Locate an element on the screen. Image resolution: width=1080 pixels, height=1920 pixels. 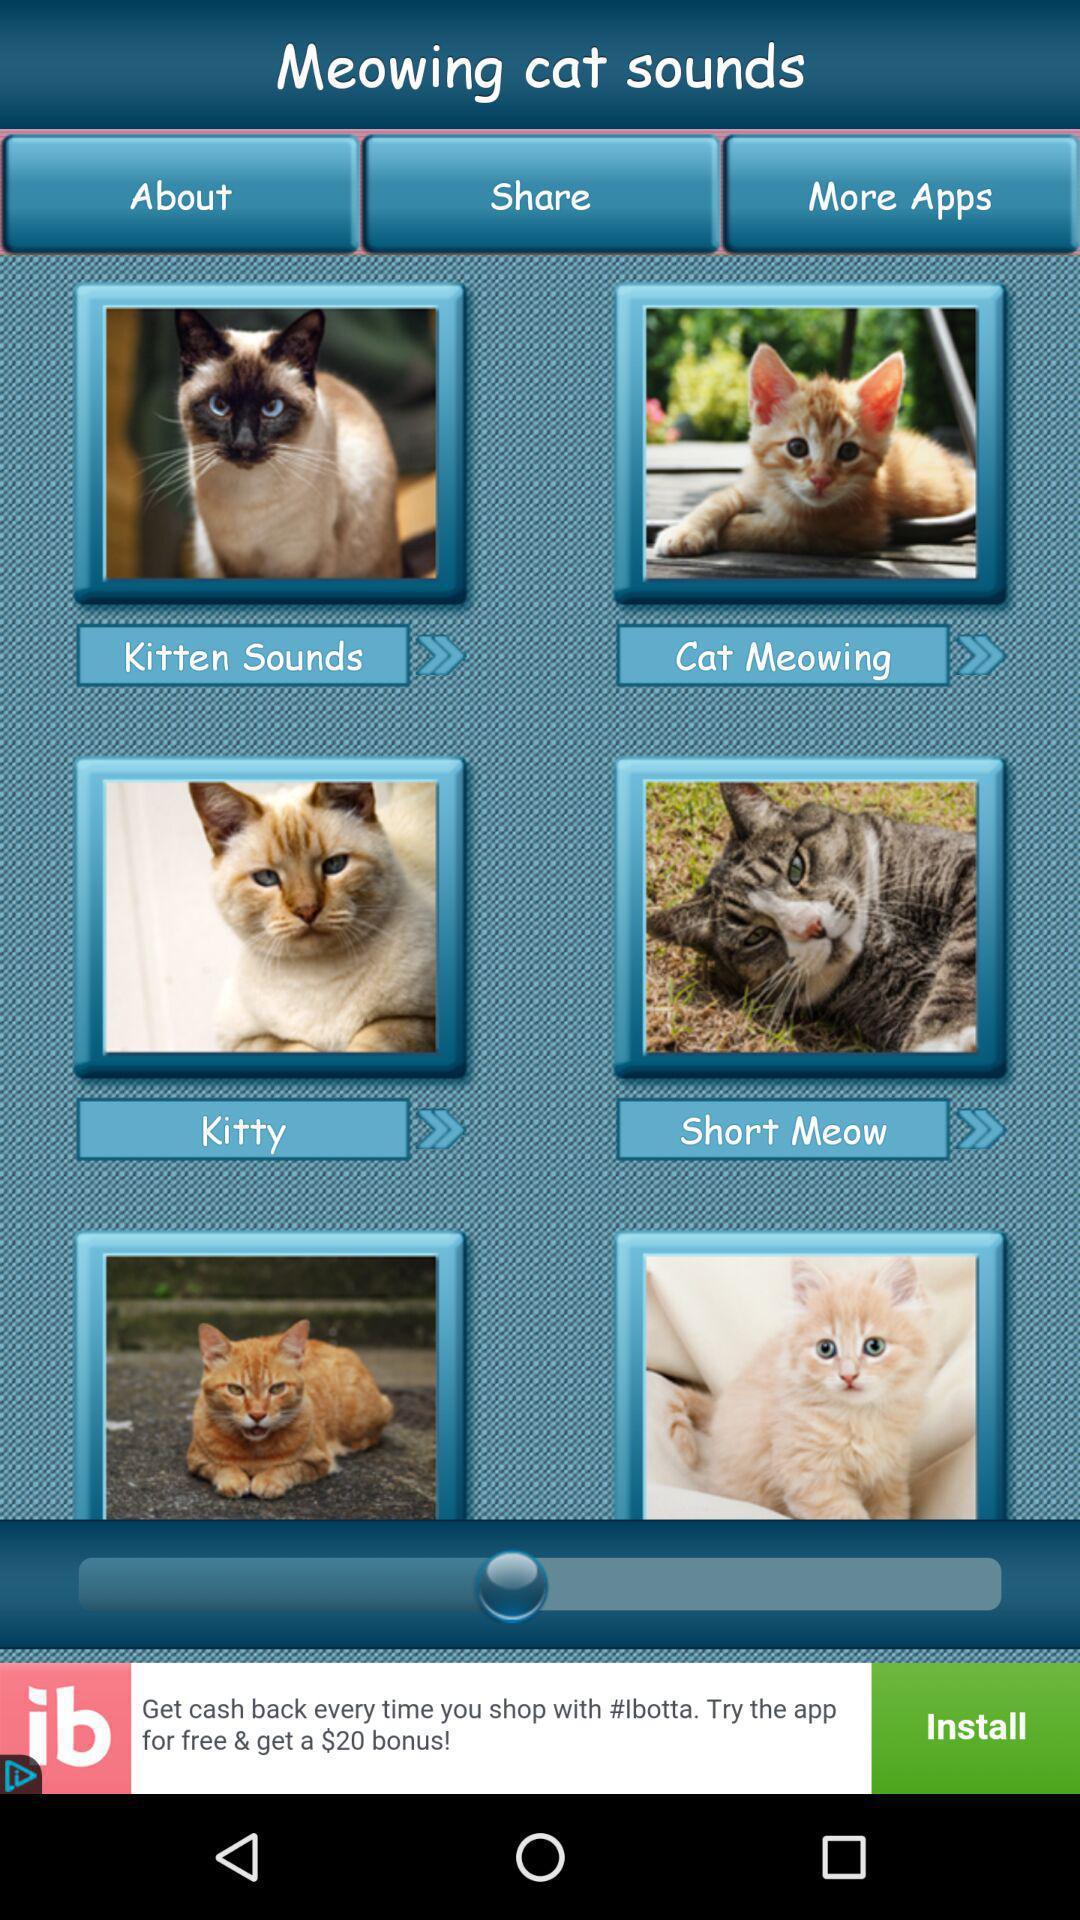
icon below meowing cat sounds app is located at coordinates (540, 194).